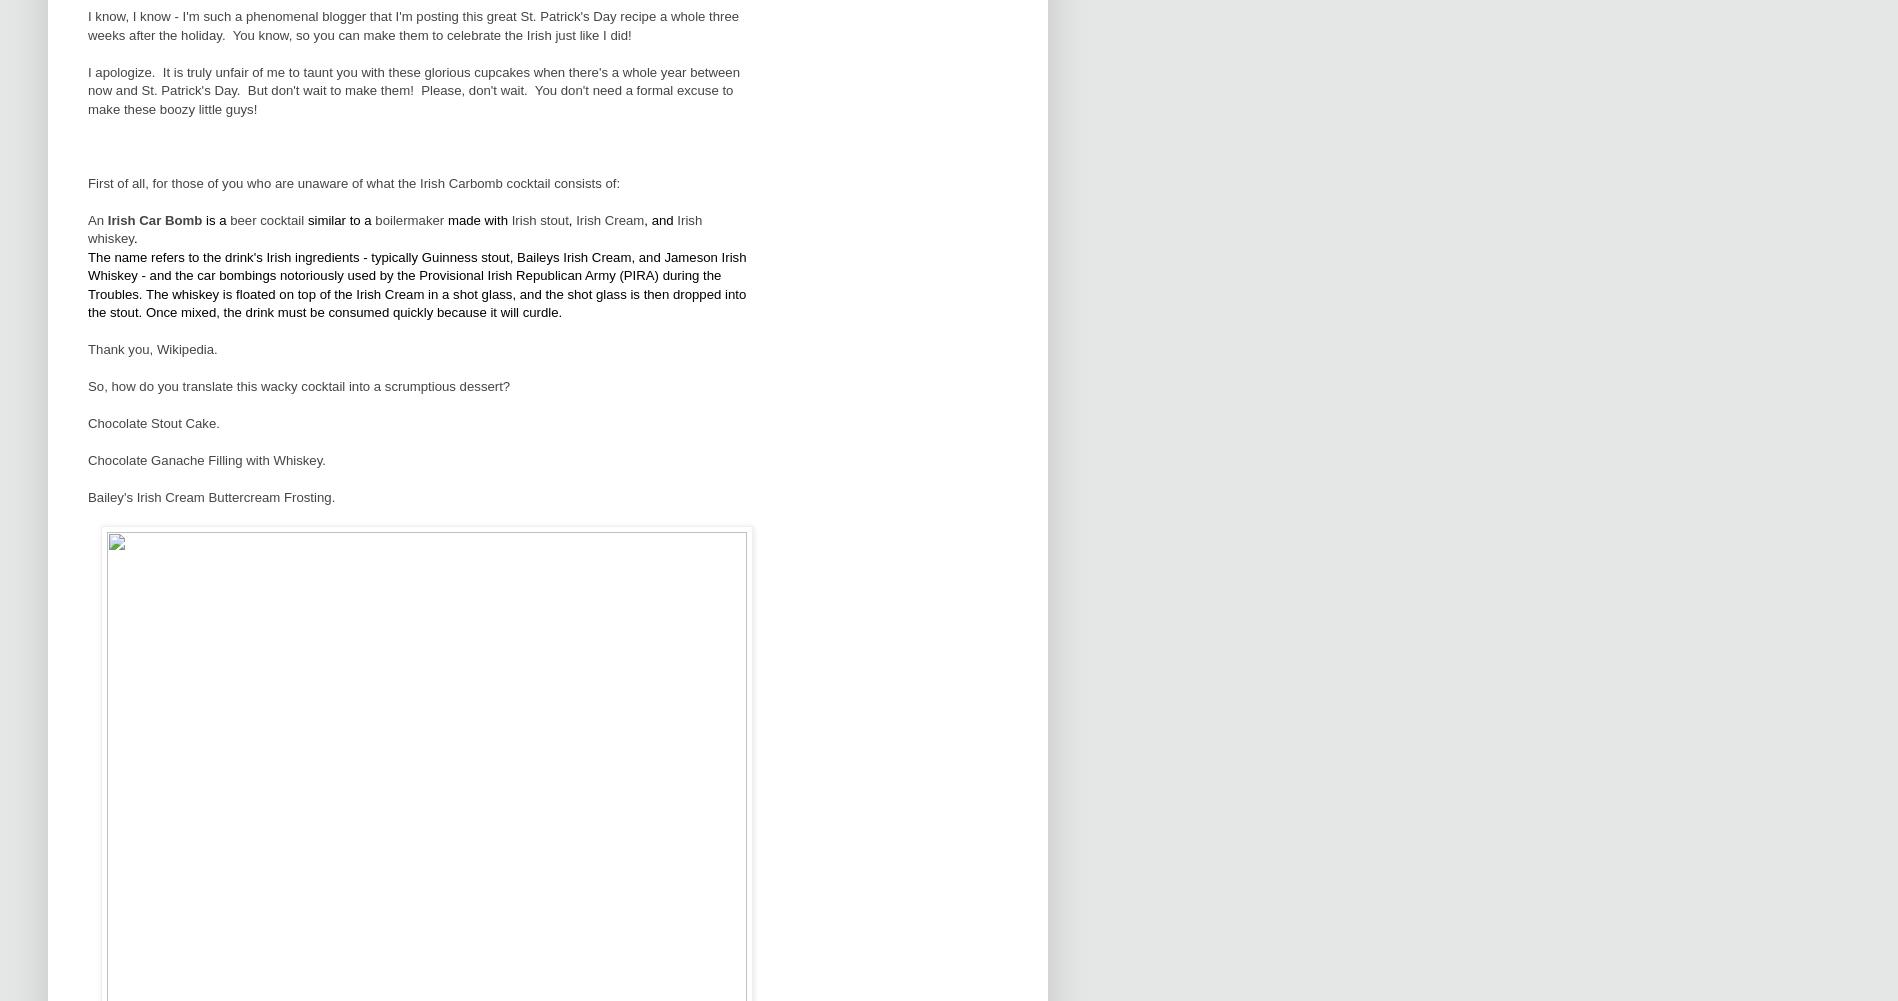 The height and width of the screenshot is (1001, 1898). What do you see at coordinates (88, 349) in the screenshot?
I see `'Thank you, Wikipedia.'` at bounding box center [88, 349].